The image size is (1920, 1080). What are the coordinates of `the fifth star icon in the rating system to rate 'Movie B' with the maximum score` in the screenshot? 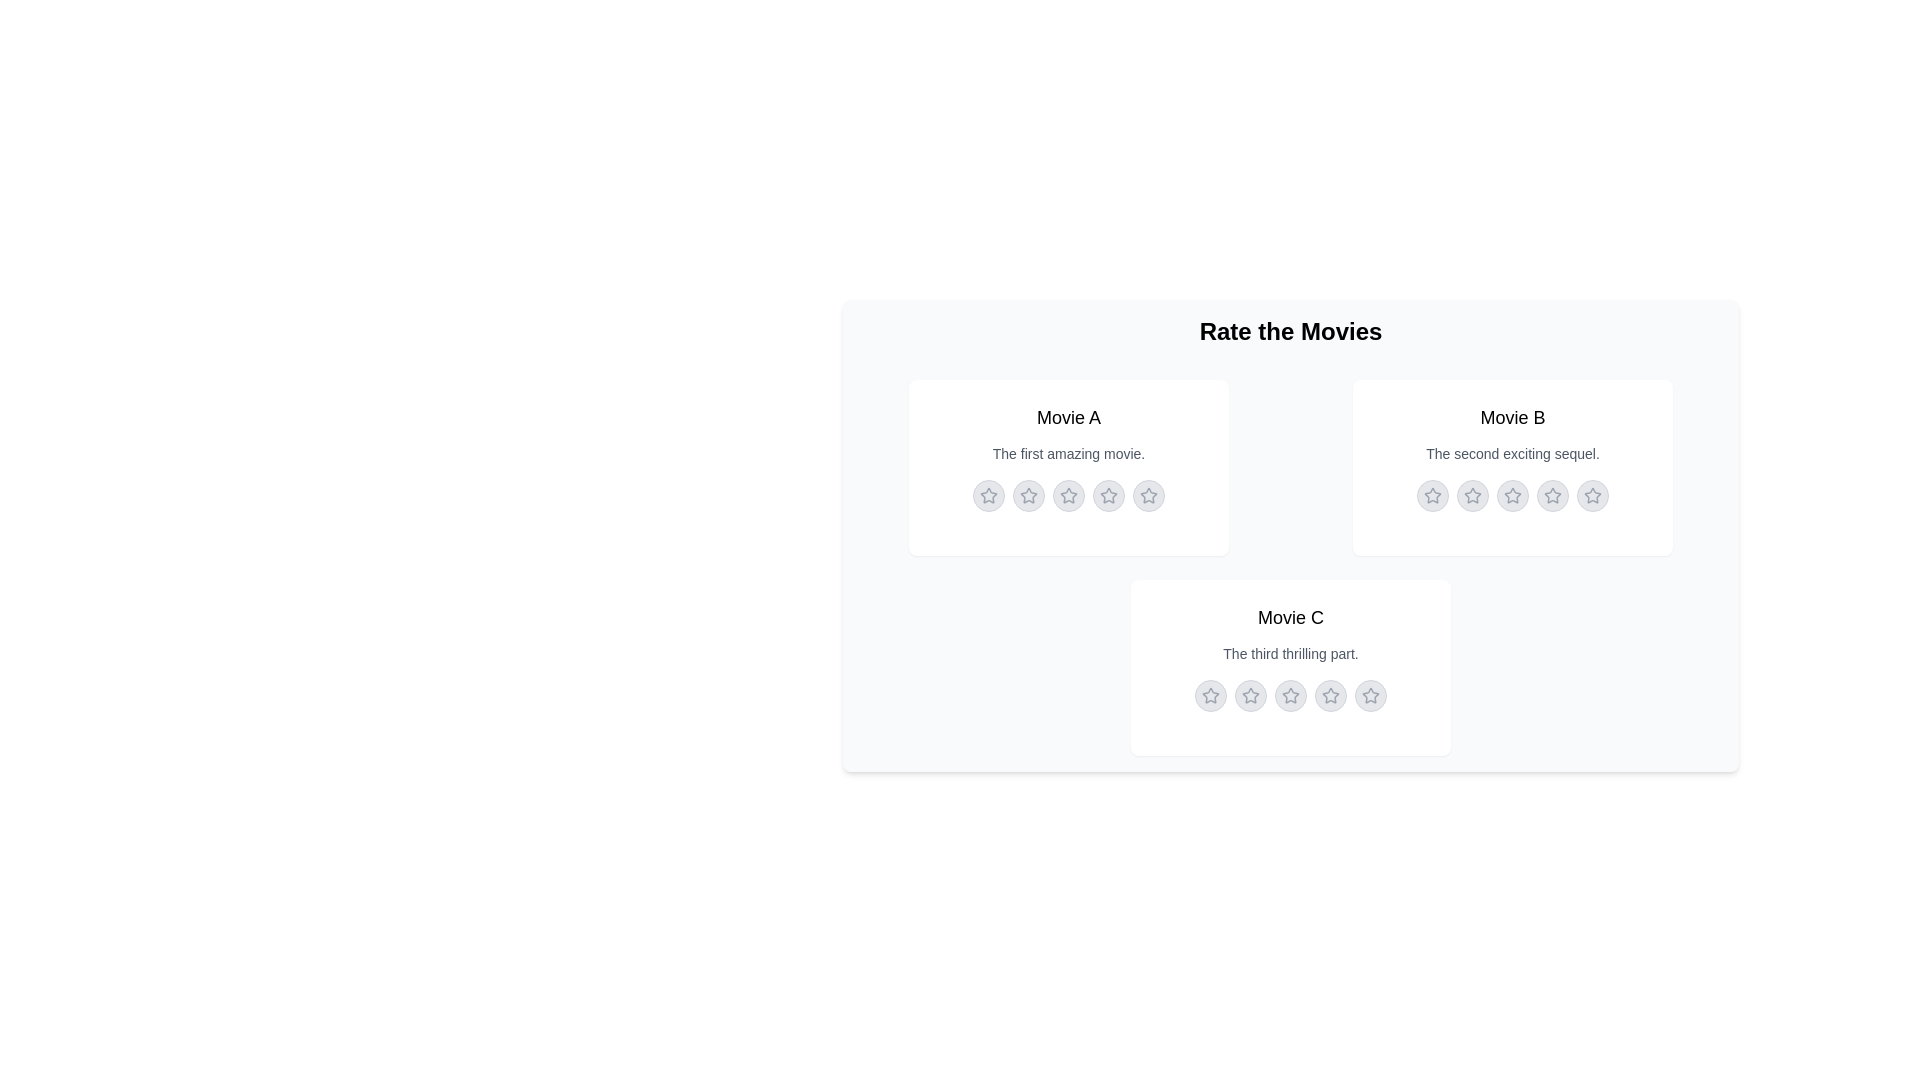 It's located at (1592, 495).